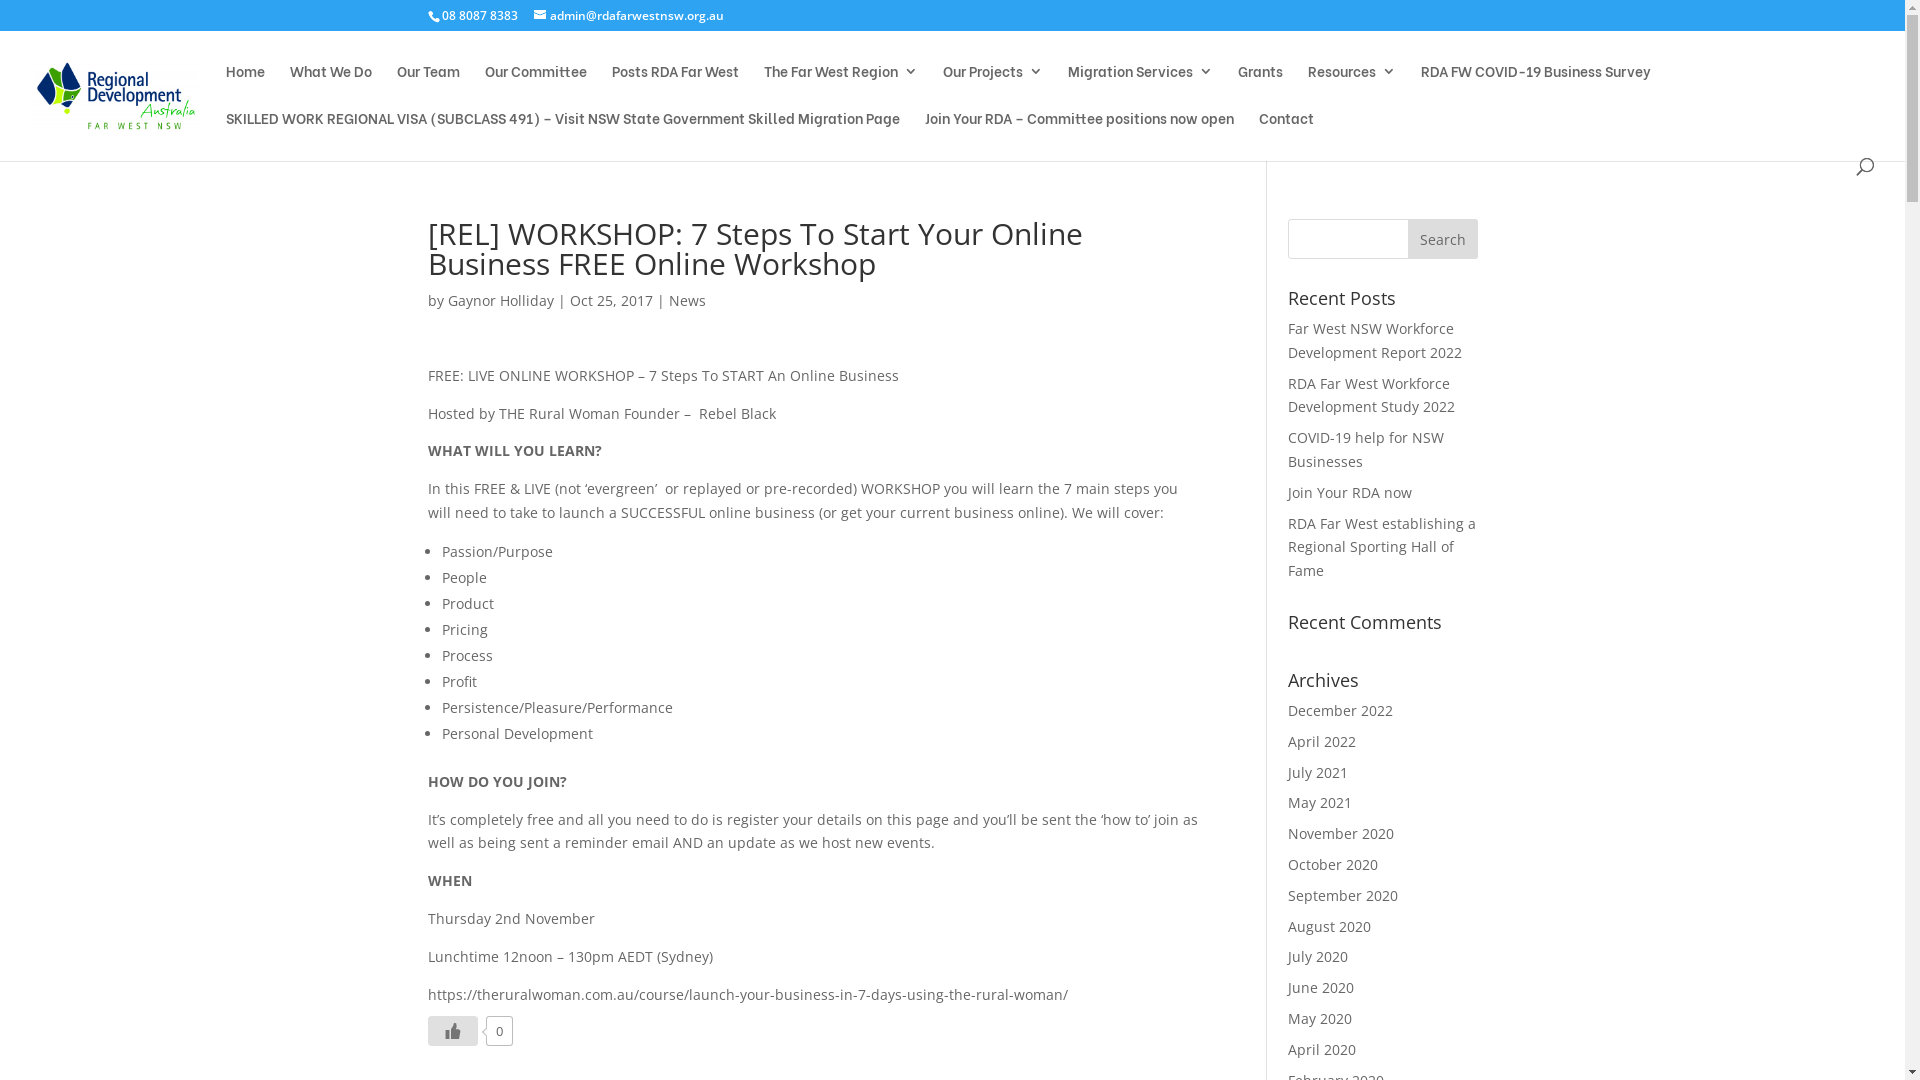 The image size is (1920, 1080). Describe the element at coordinates (1287, 547) in the screenshot. I see `'RDA Far West establishing a Regional Sporting Hall of Fame'` at that location.